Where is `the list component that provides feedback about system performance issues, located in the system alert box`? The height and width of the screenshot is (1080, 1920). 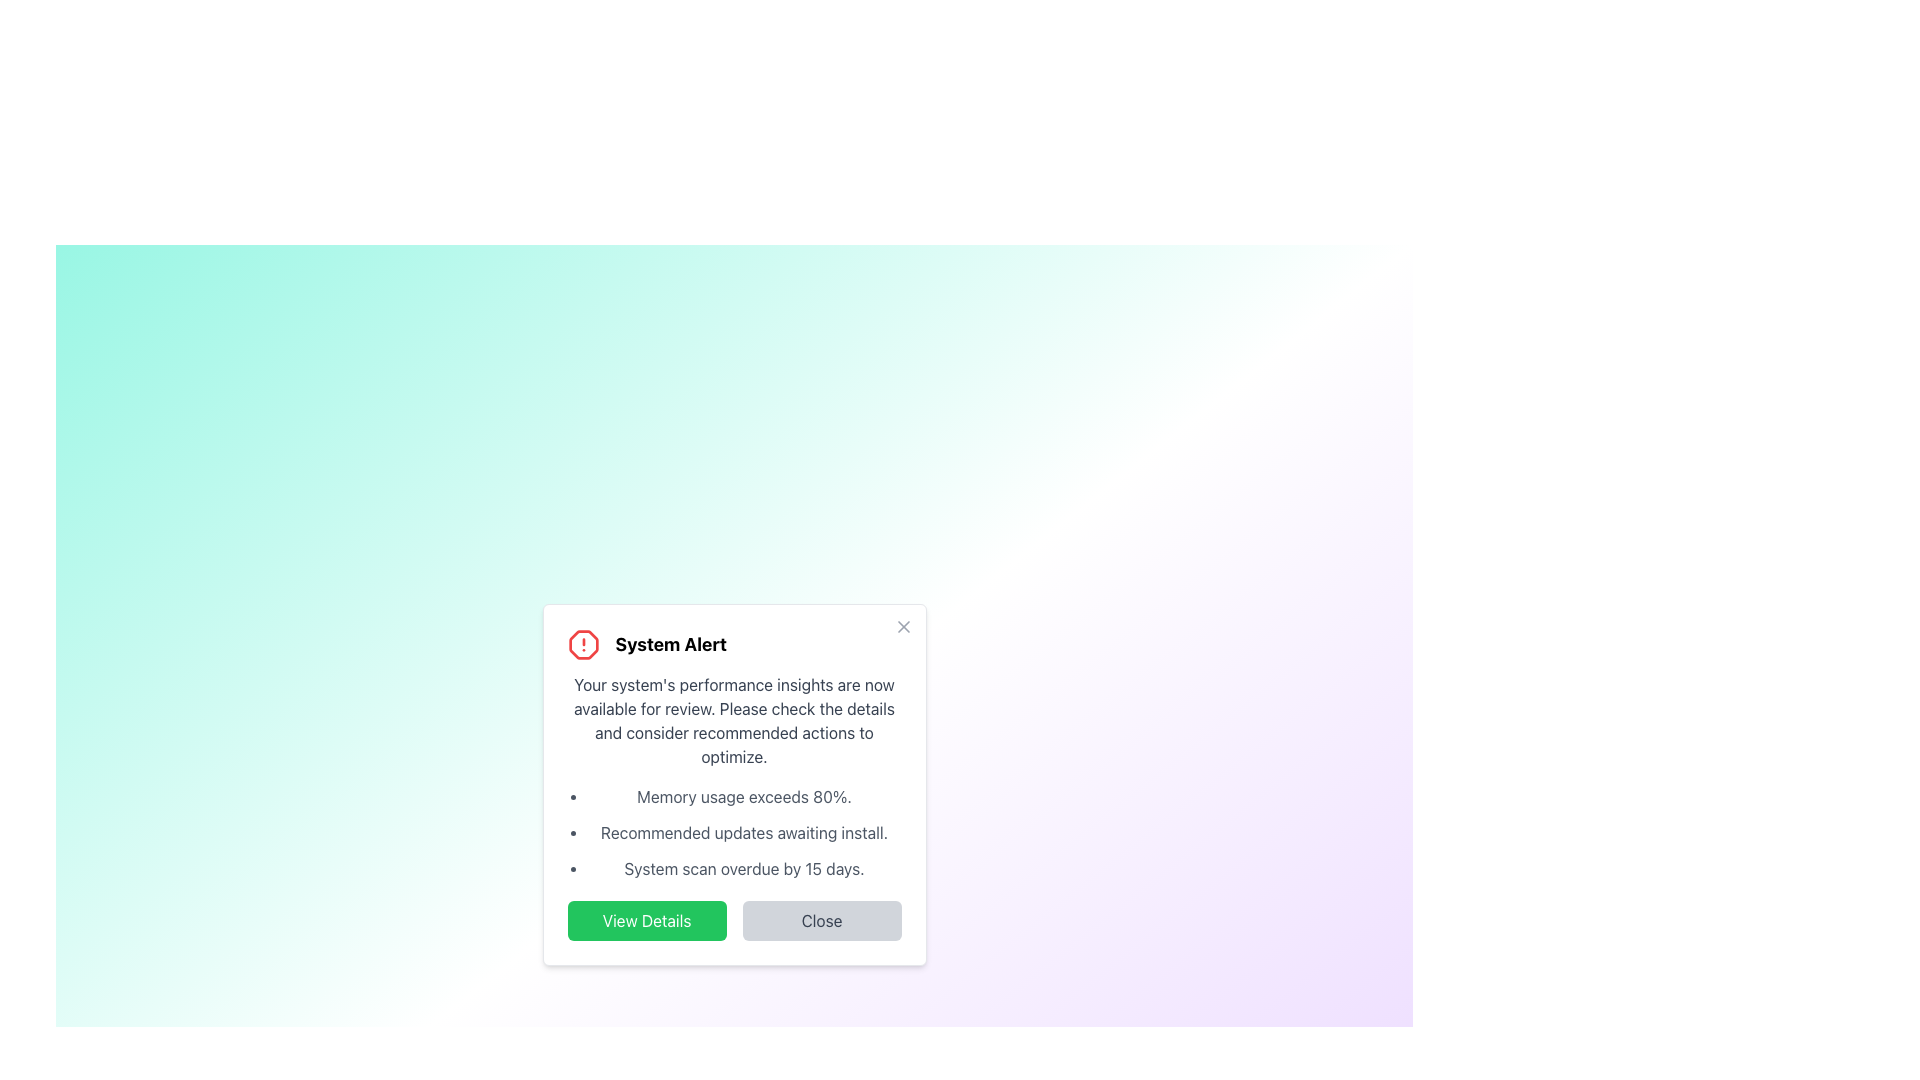 the list component that provides feedback about system performance issues, located in the system alert box is located at coordinates (743, 833).